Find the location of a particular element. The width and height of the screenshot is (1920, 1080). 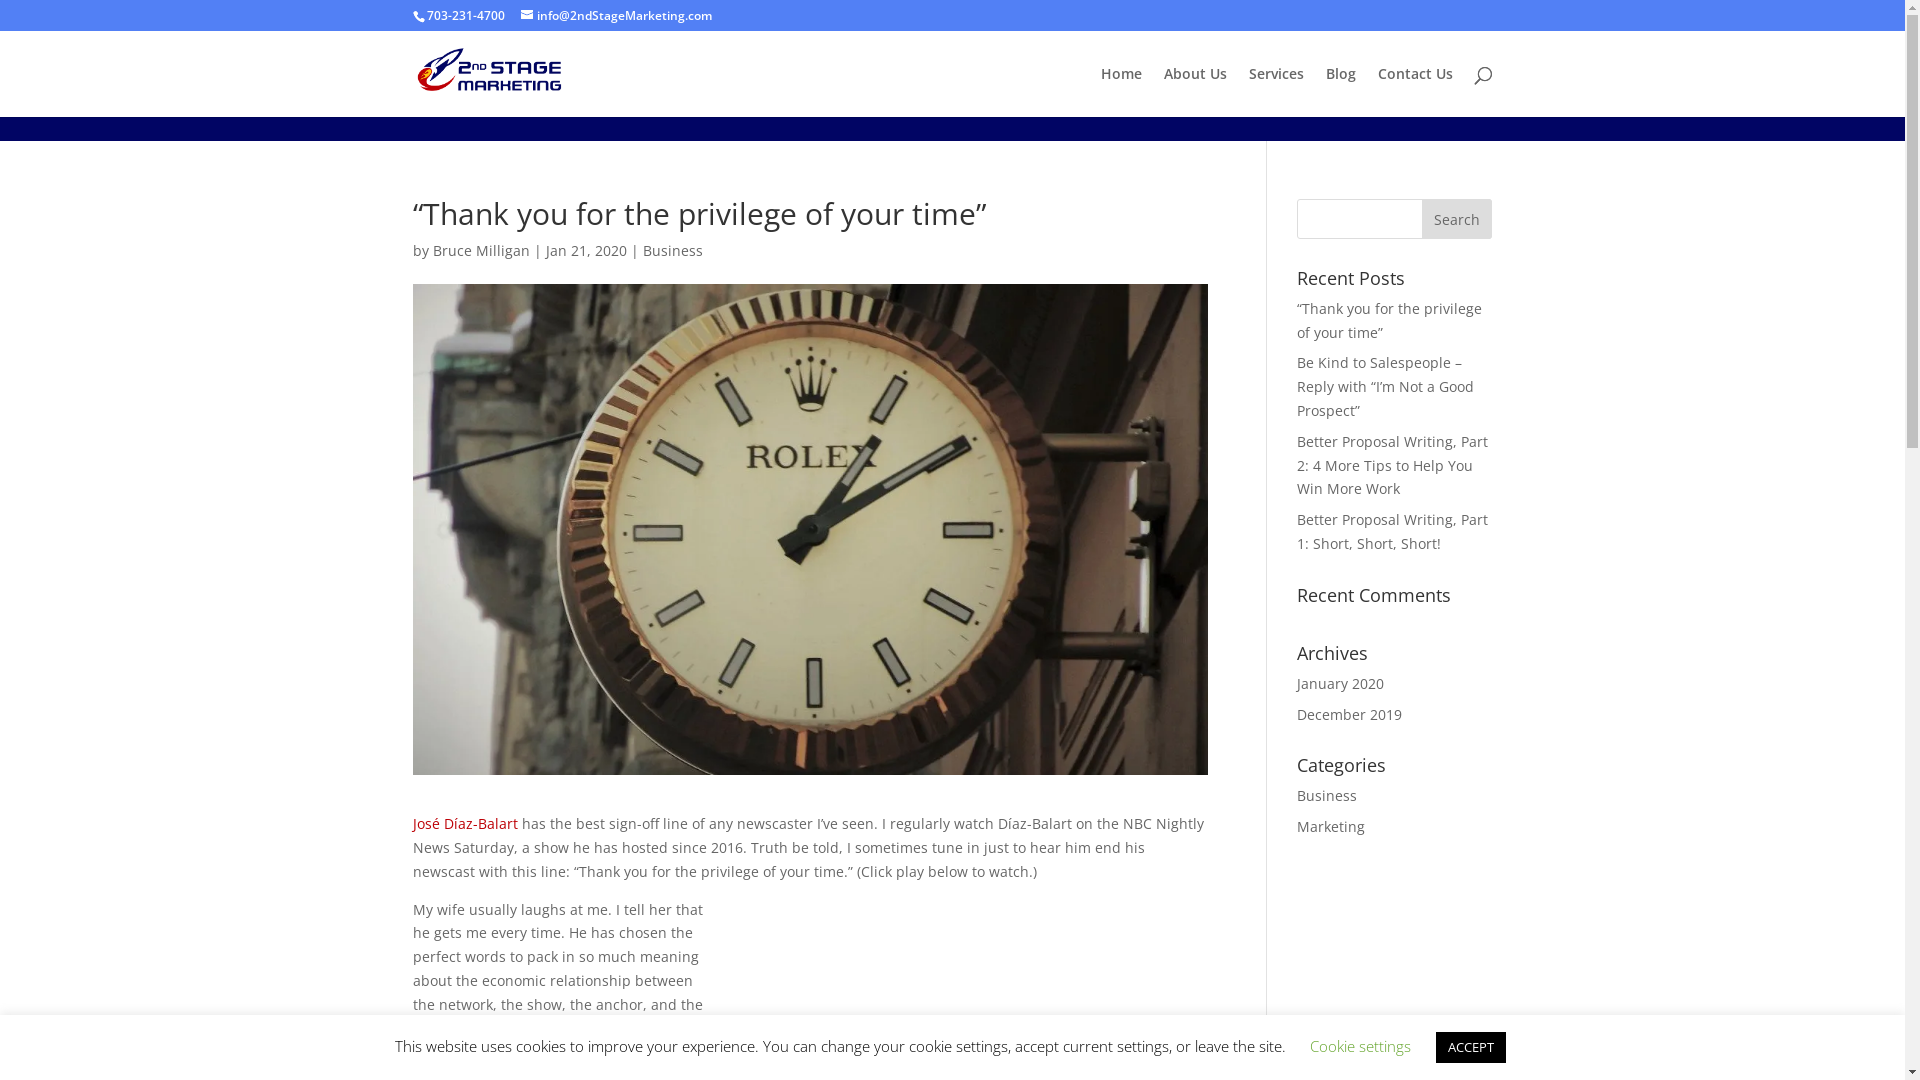

'Marketing' is located at coordinates (1330, 826).